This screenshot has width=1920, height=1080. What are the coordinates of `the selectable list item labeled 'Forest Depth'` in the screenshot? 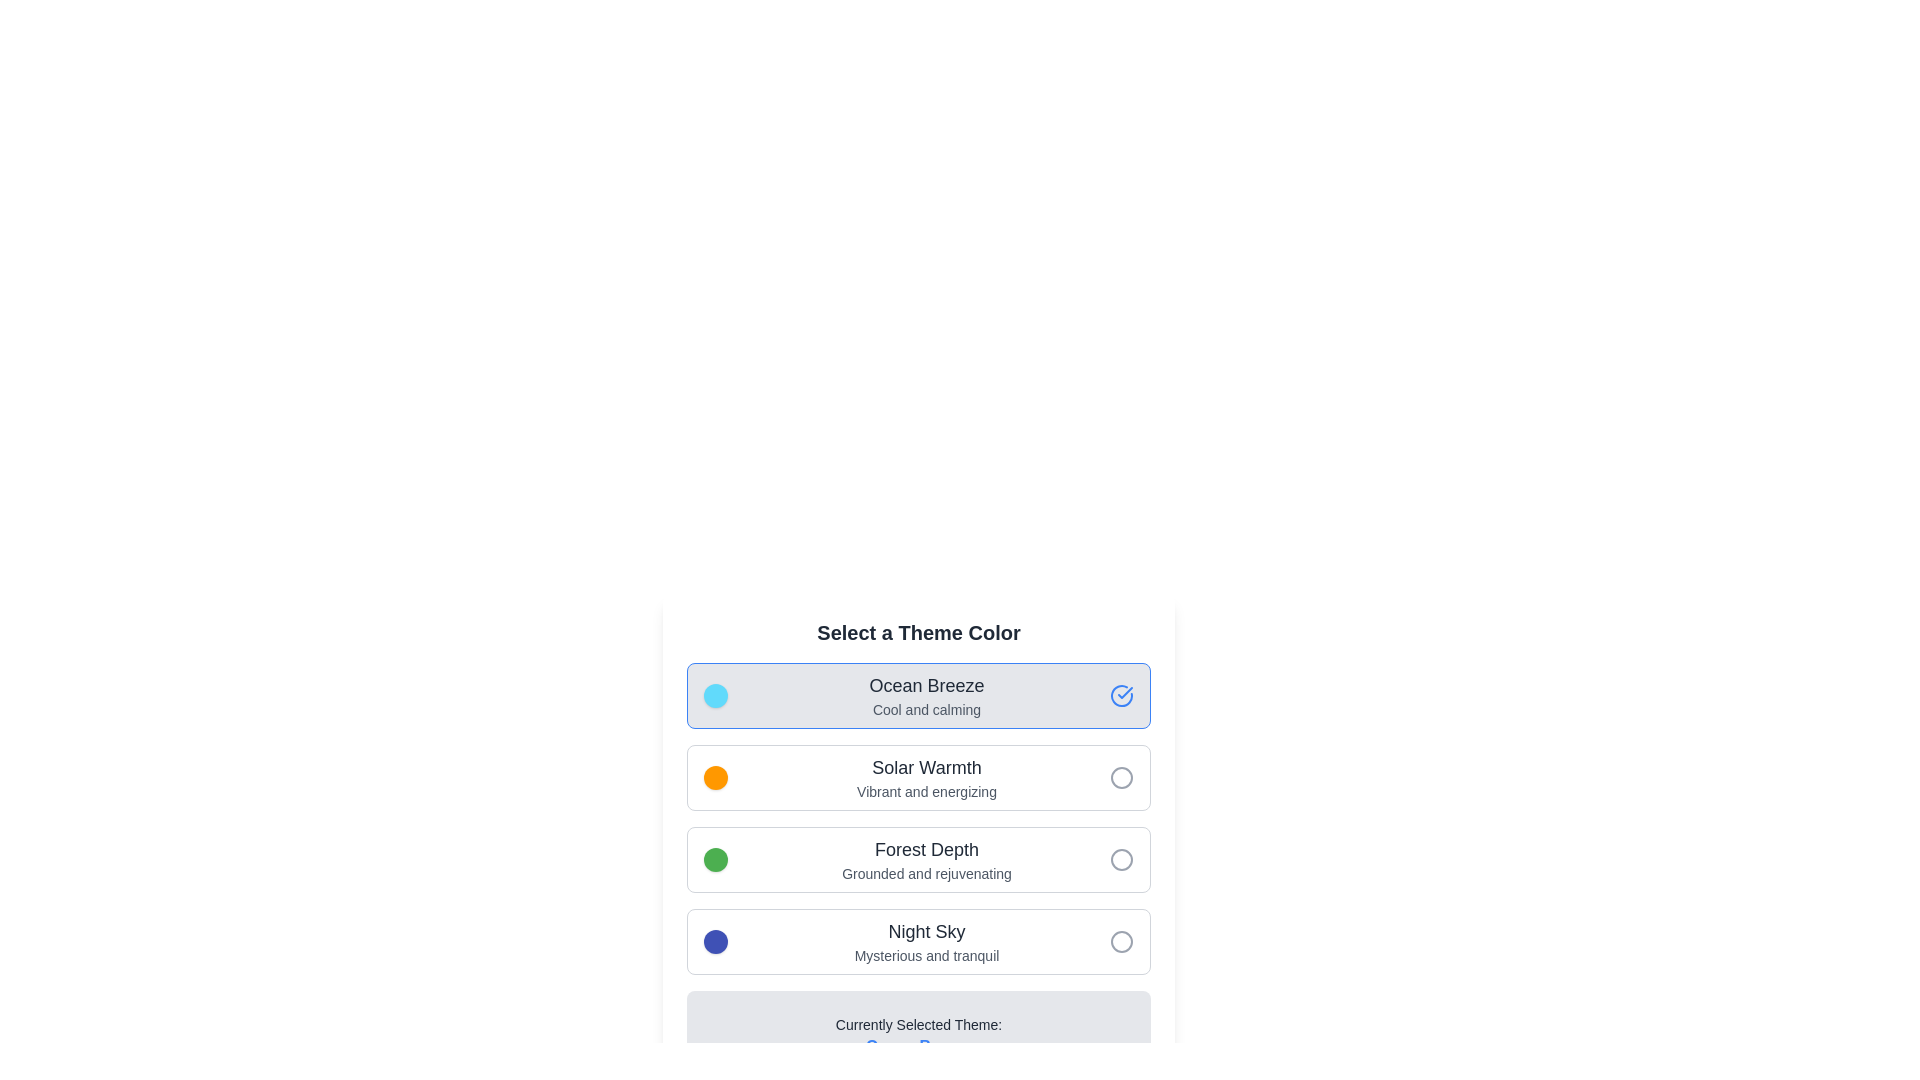 It's located at (925, 859).